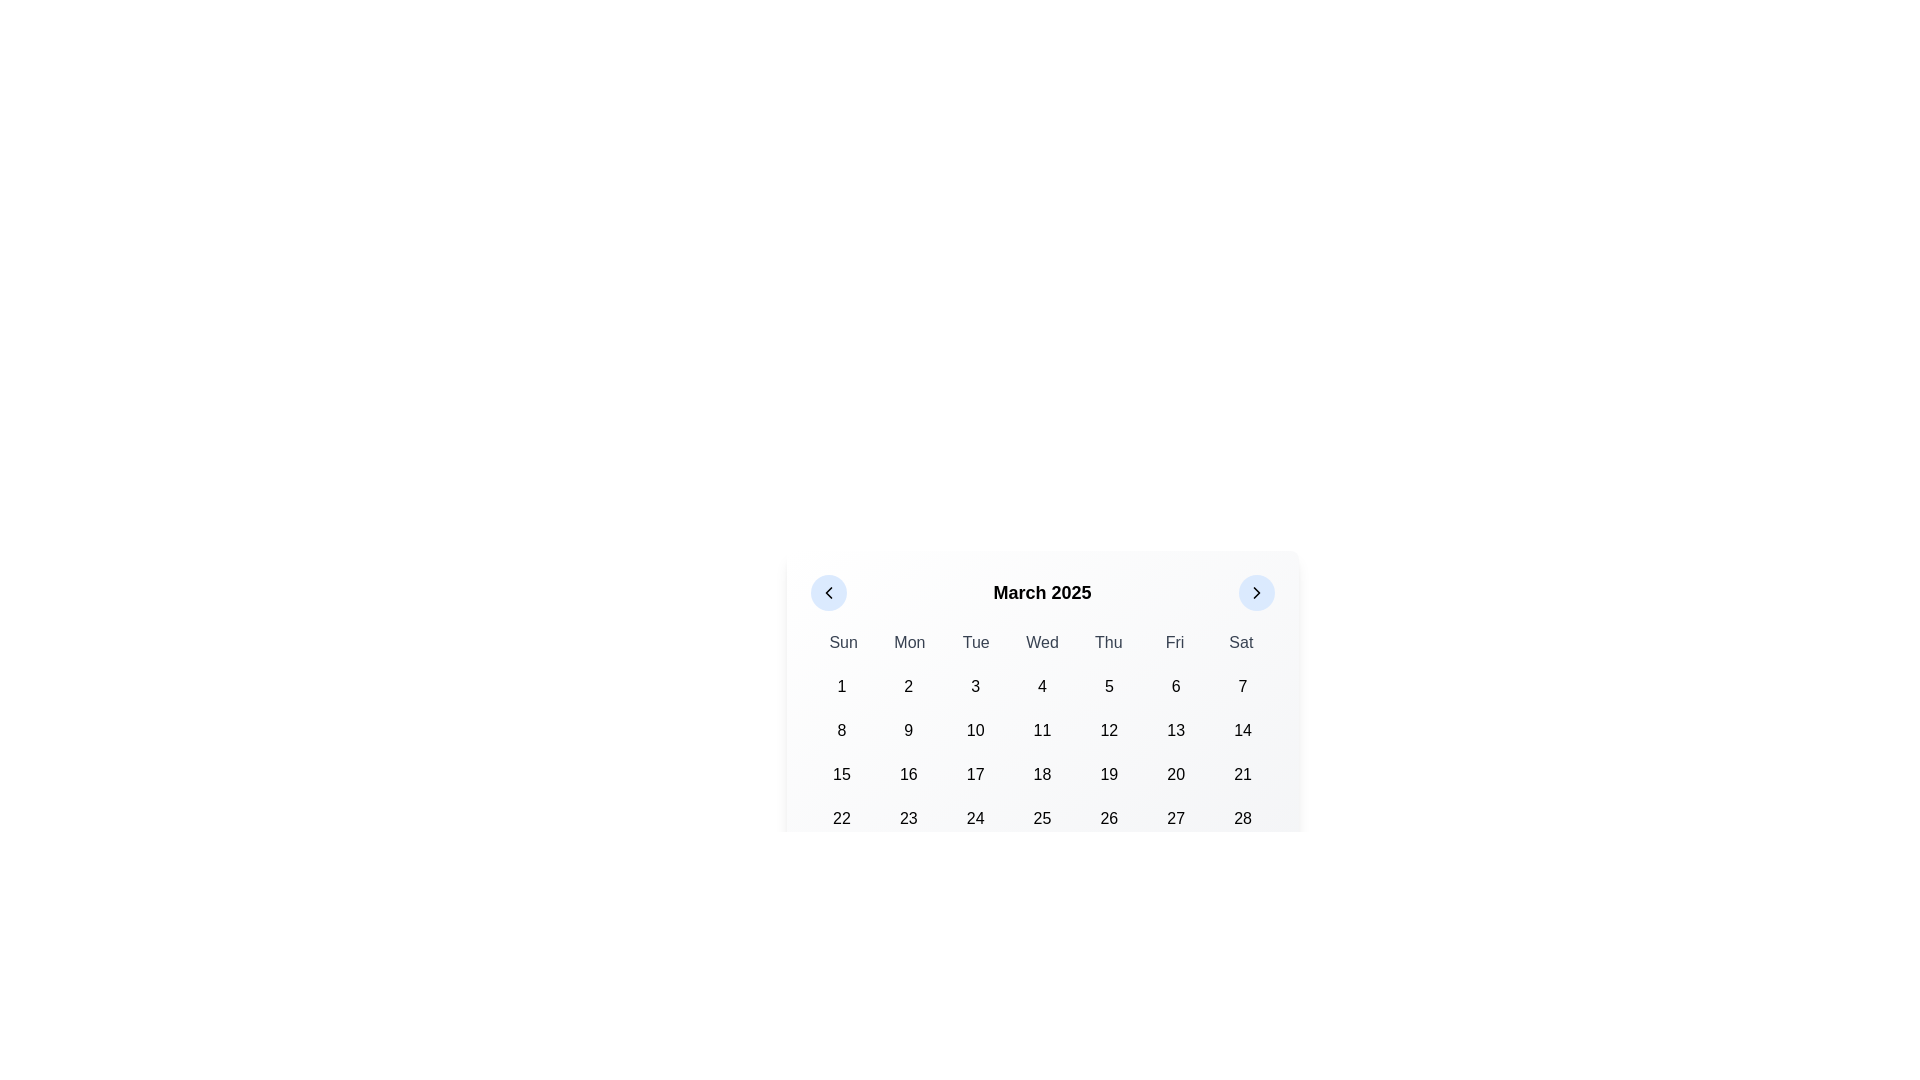  I want to click on the interactive day selector button for Thursday, which is the fifth entry, so click(1108, 685).